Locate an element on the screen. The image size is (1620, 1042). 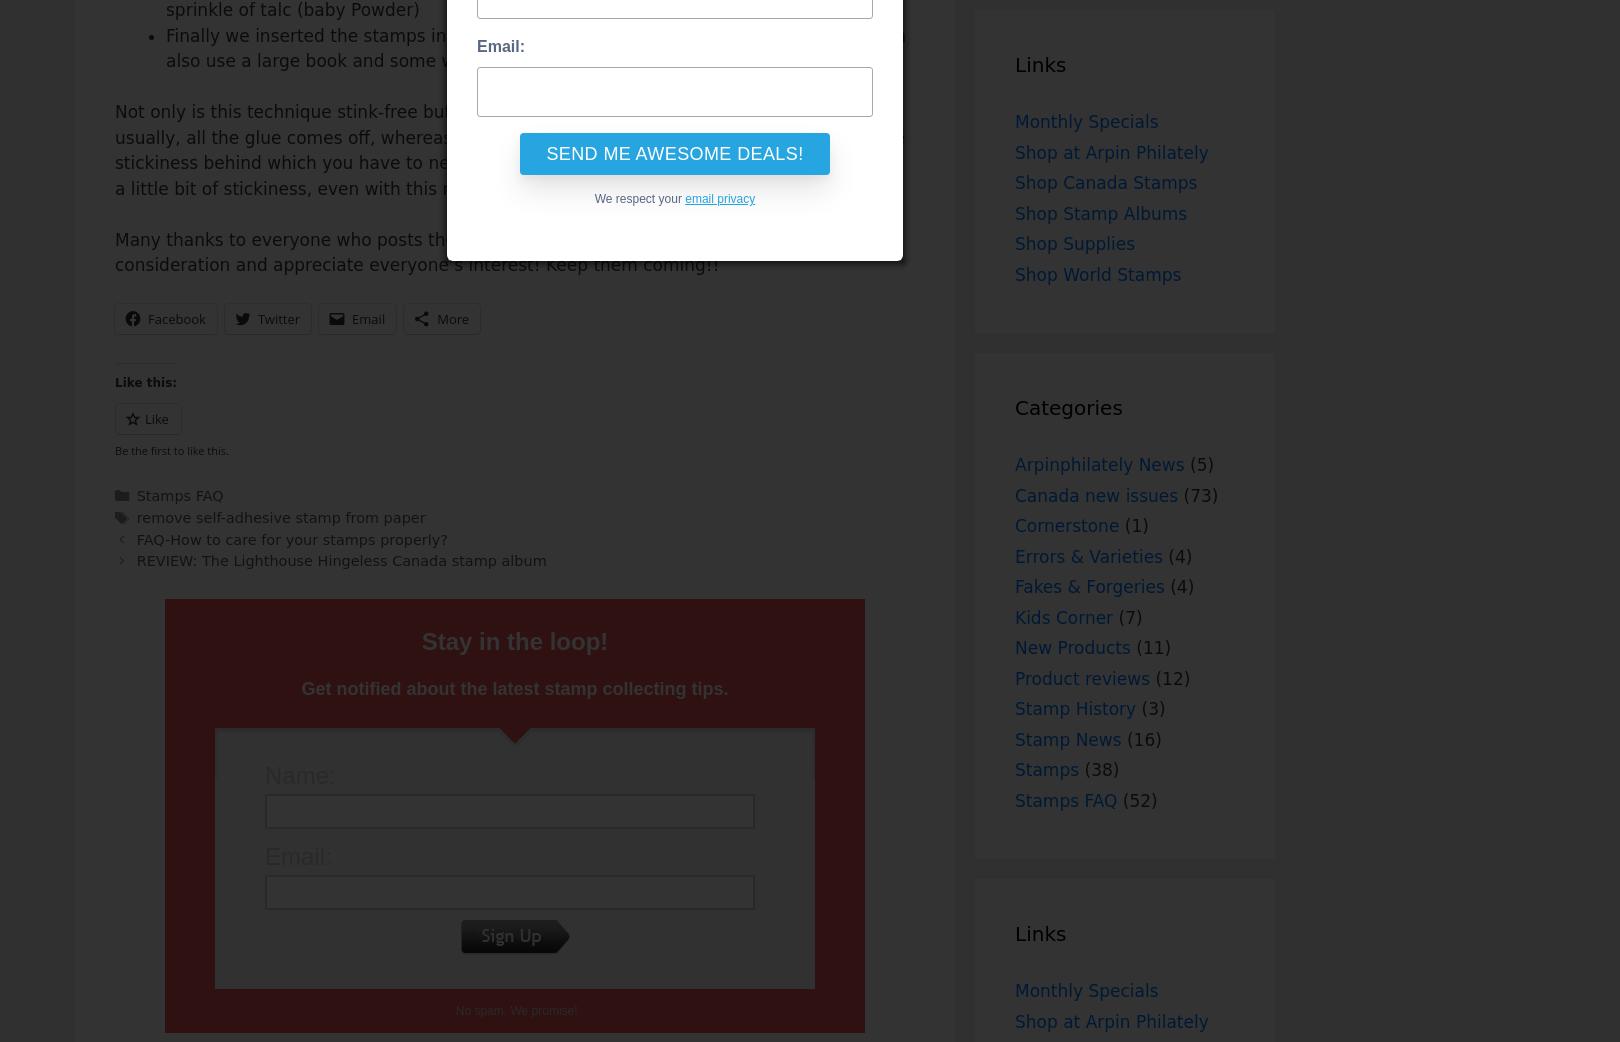
'(12)' is located at coordinates (1168, 678).